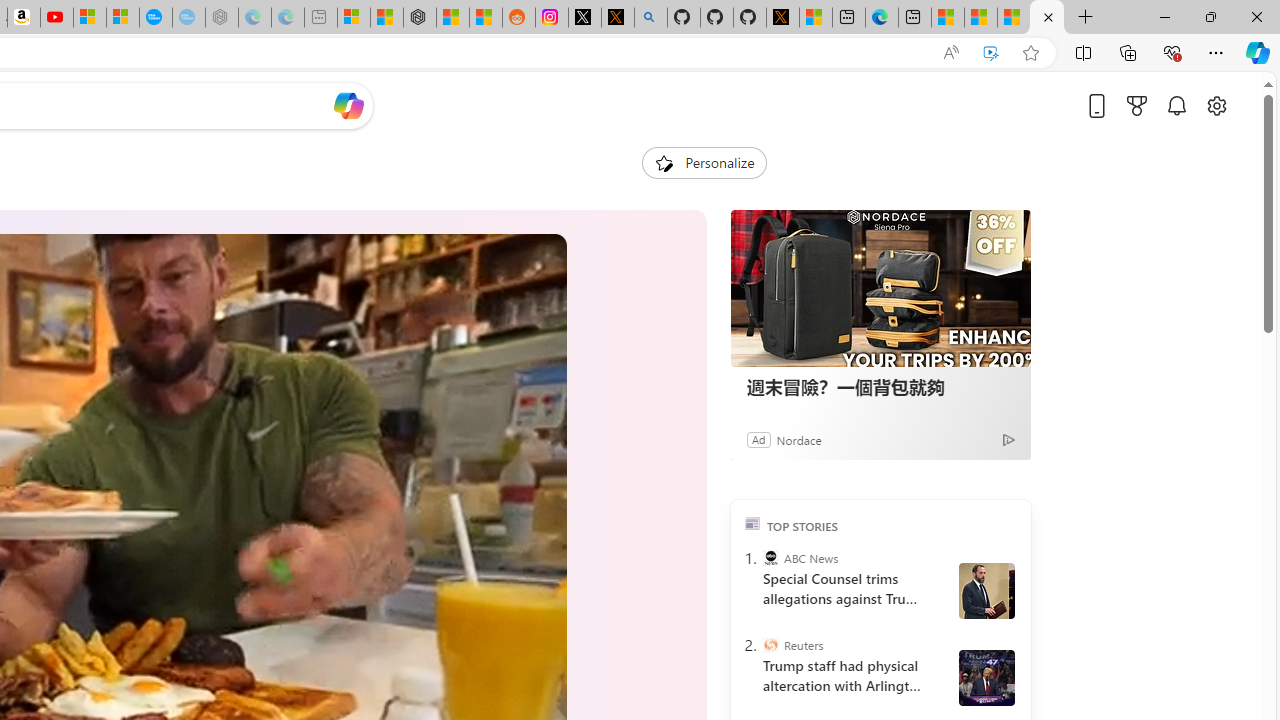  Describe the element at coordinates (1137, 105) in the screenshot. I see `'Microsoft rewards'` at that location.